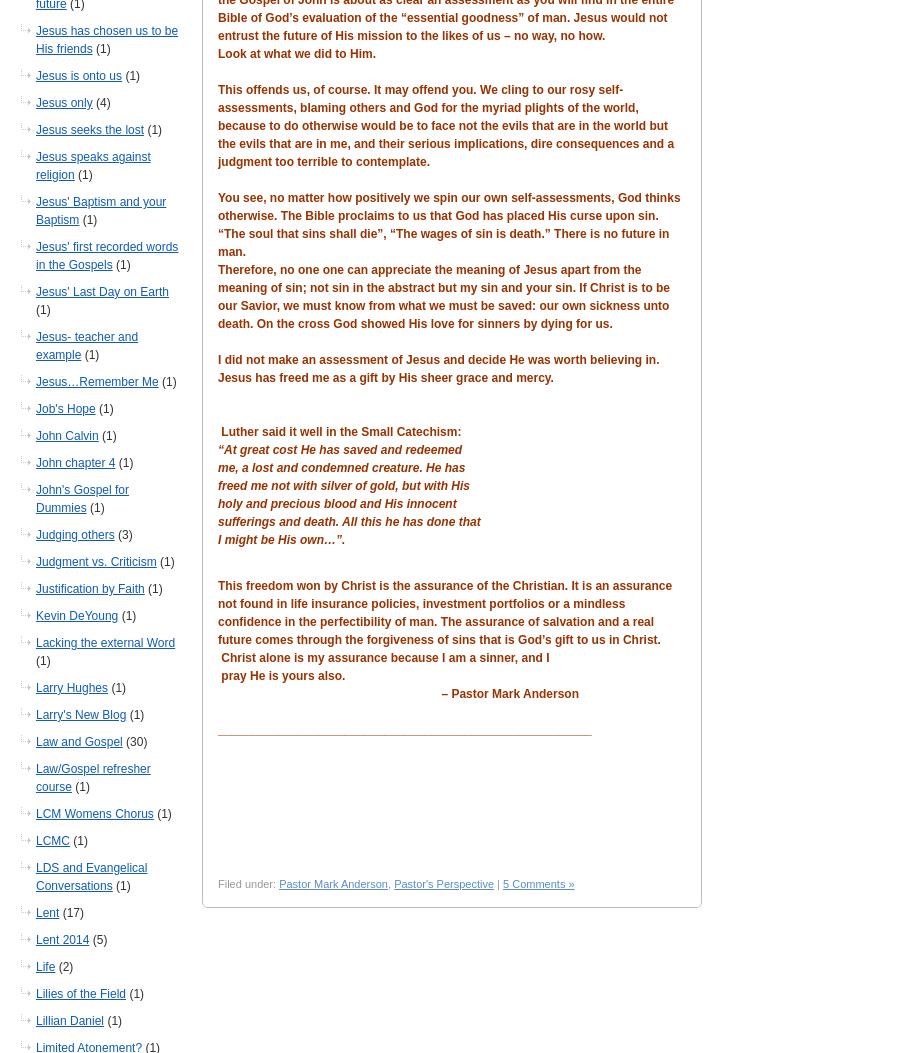  Describe the element at coordinates (66, 435) in the screenshot. I see `'John Calvin'` at that location.